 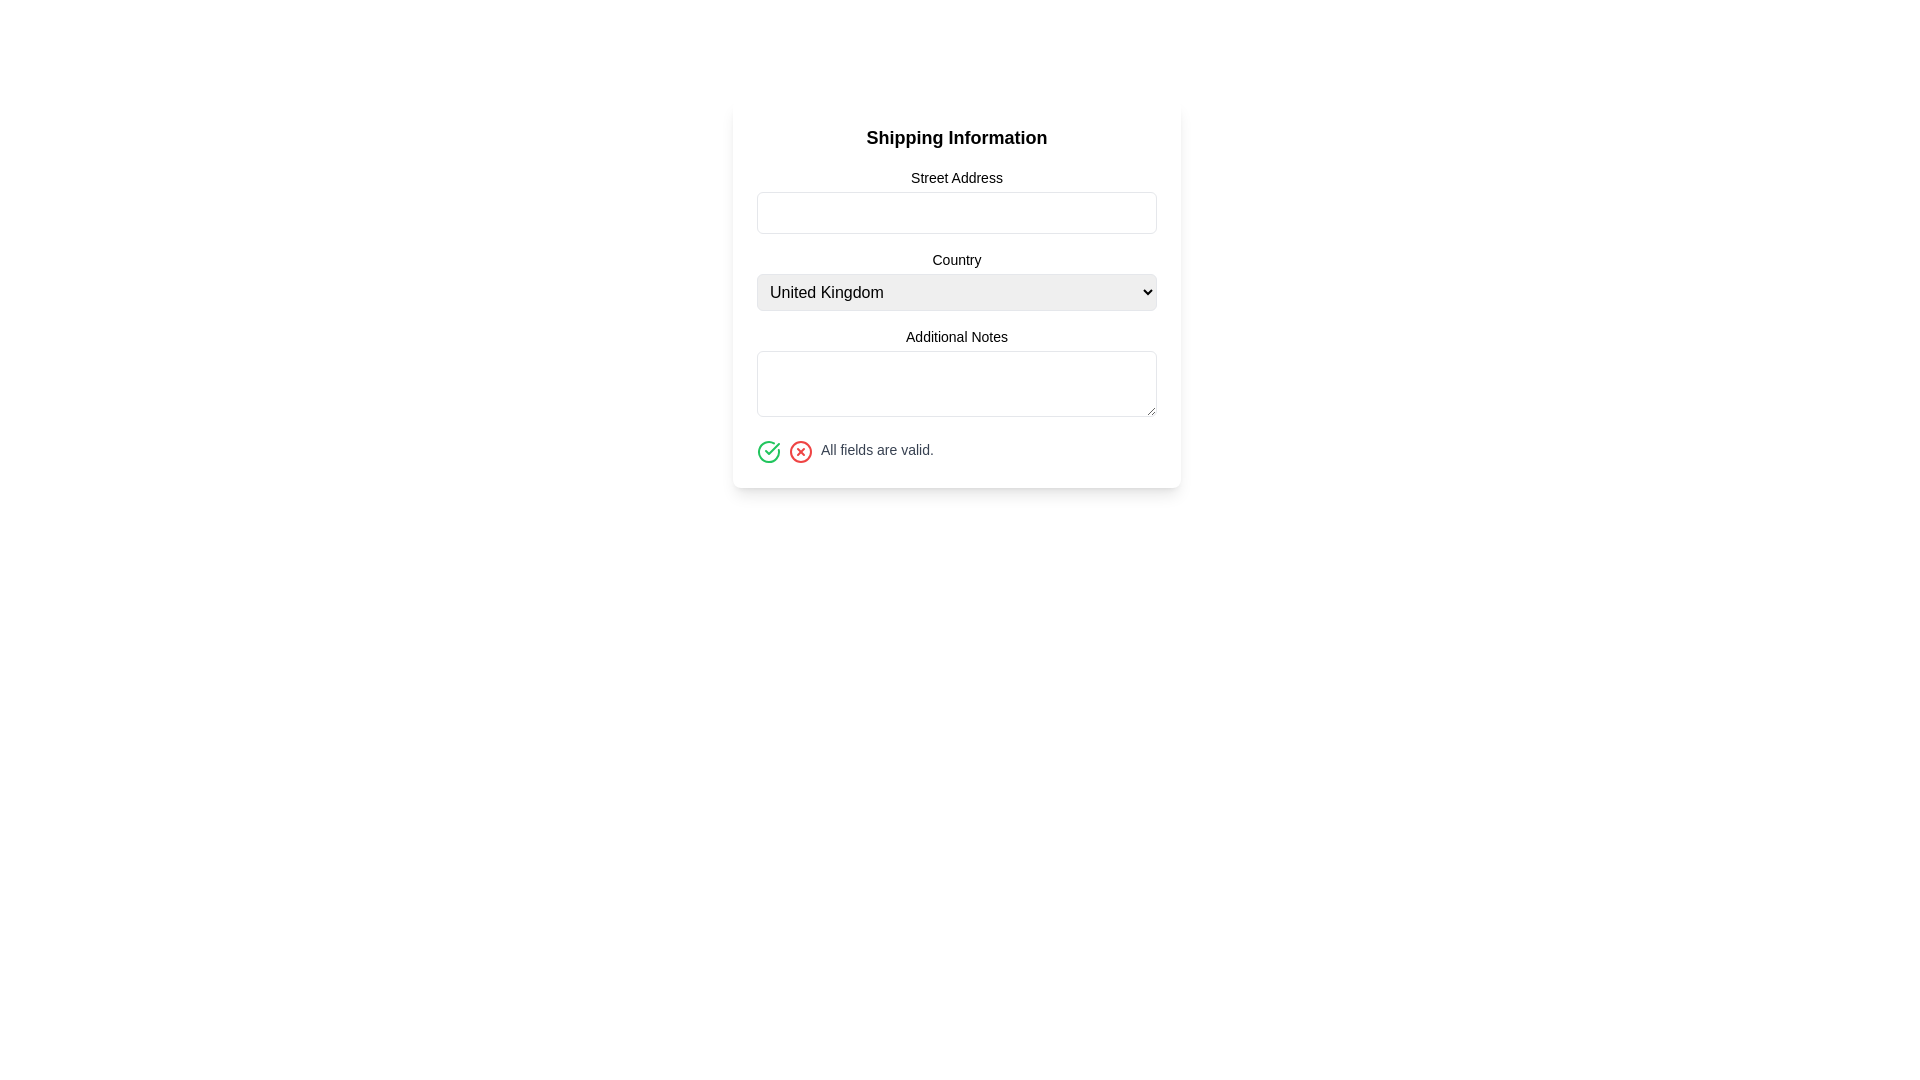 I want to click on the SVG circle element that signifies an error state, located next to the text 'All fields are valid.', so click(x=801, y=451).